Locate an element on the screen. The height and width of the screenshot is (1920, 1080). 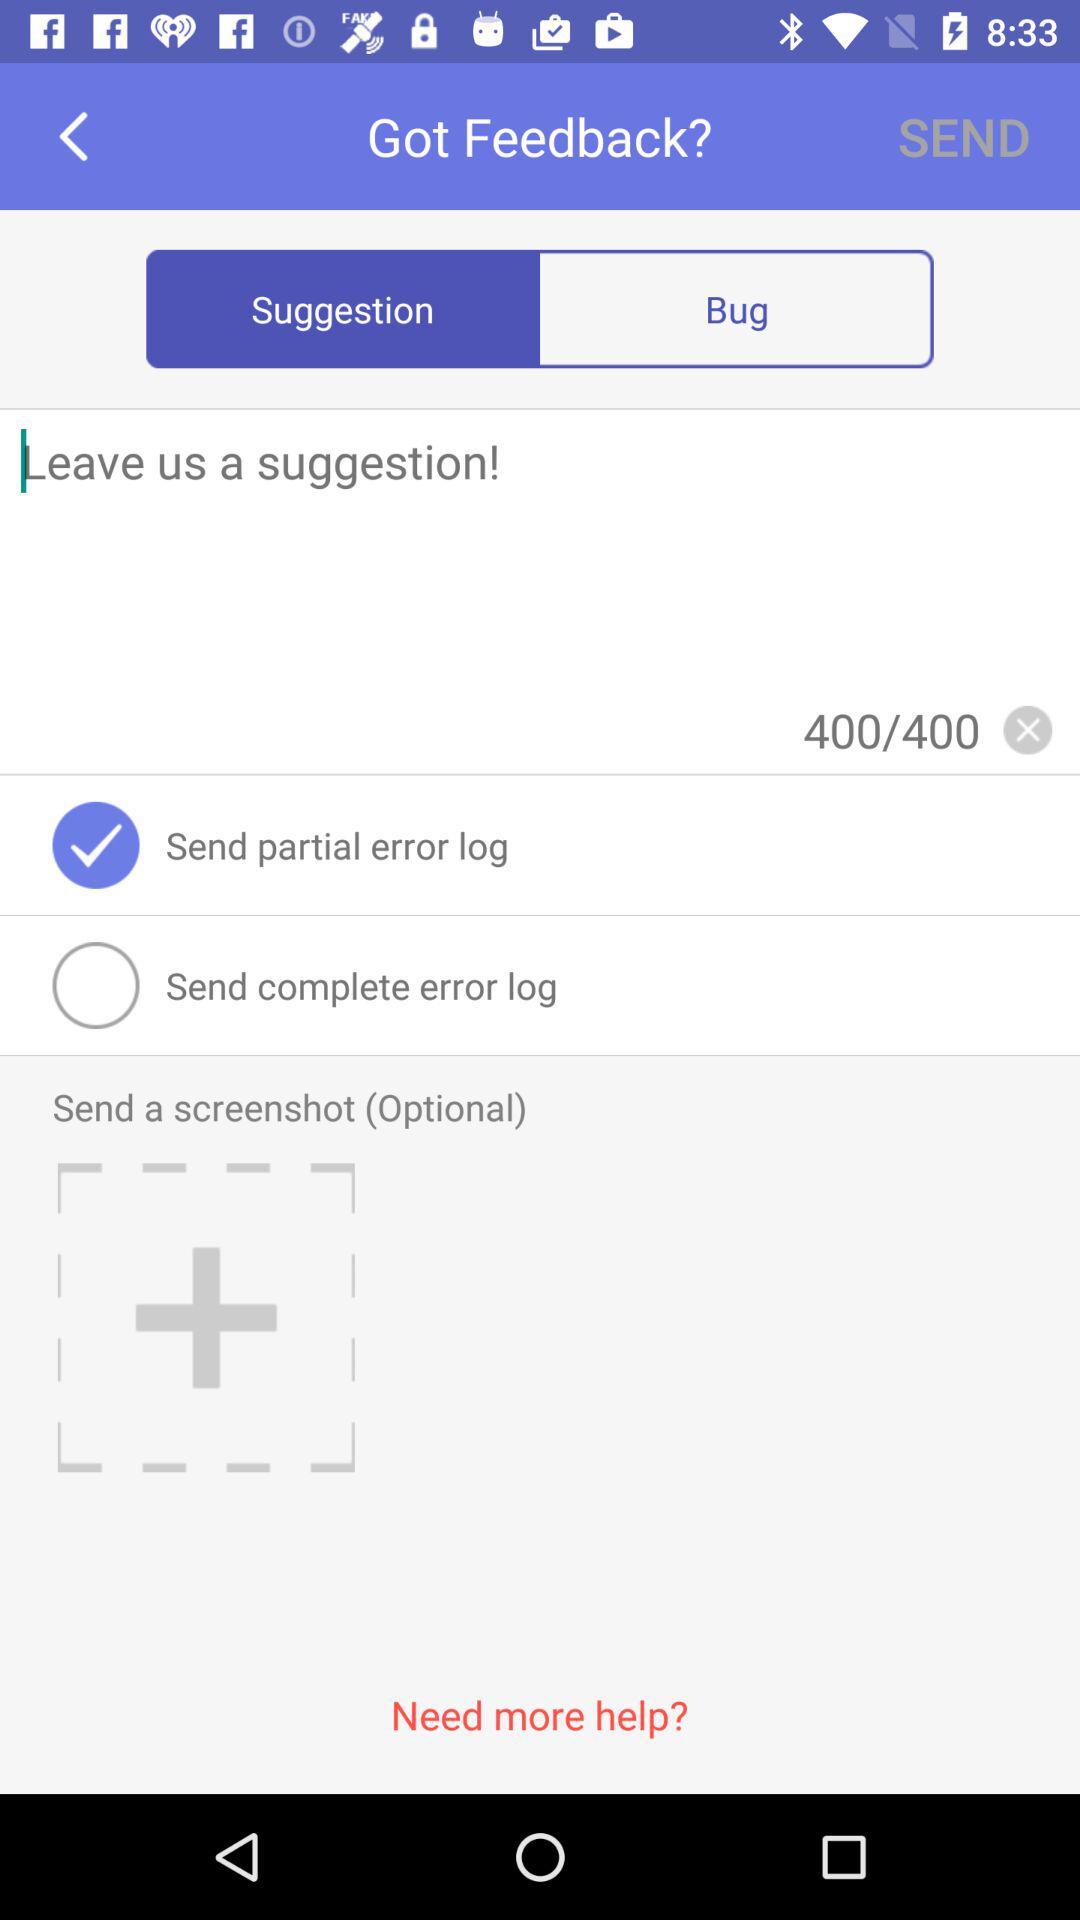
bug radio button is located at coordinates (736, 307).